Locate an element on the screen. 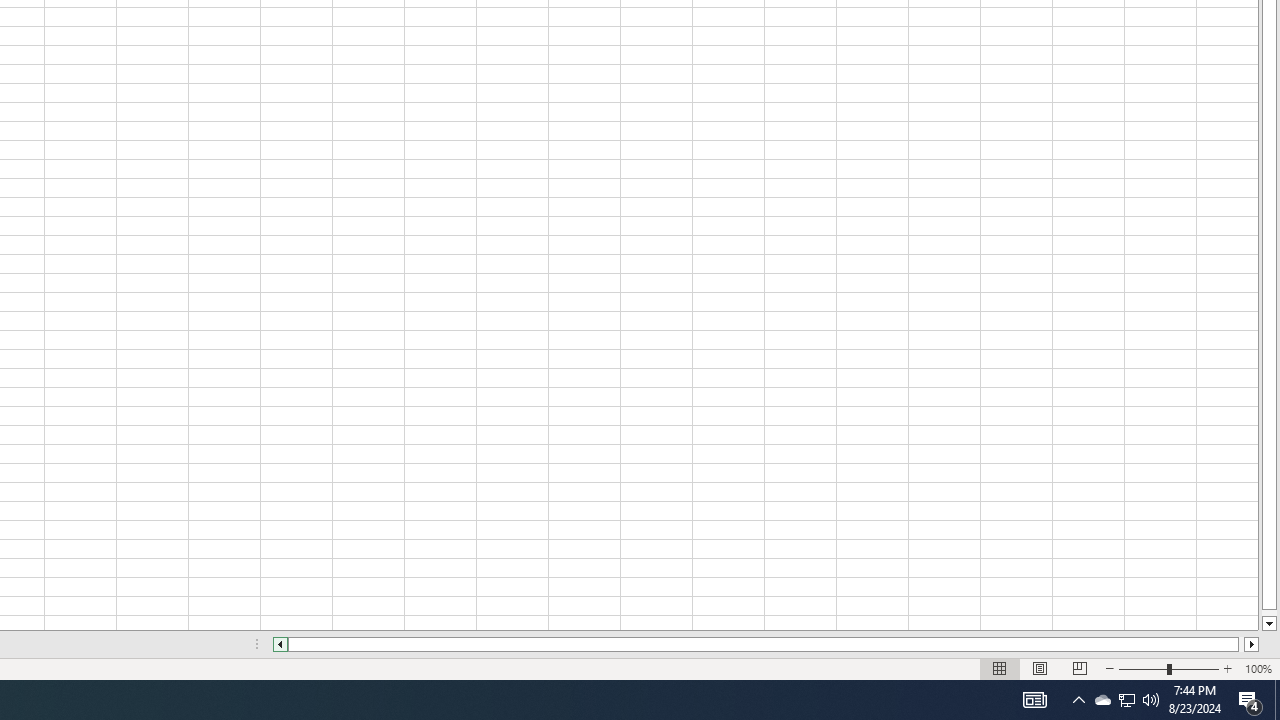 This screenshot has height=720, width=1280. 'Normal' is located at coordinates (1000, 669).